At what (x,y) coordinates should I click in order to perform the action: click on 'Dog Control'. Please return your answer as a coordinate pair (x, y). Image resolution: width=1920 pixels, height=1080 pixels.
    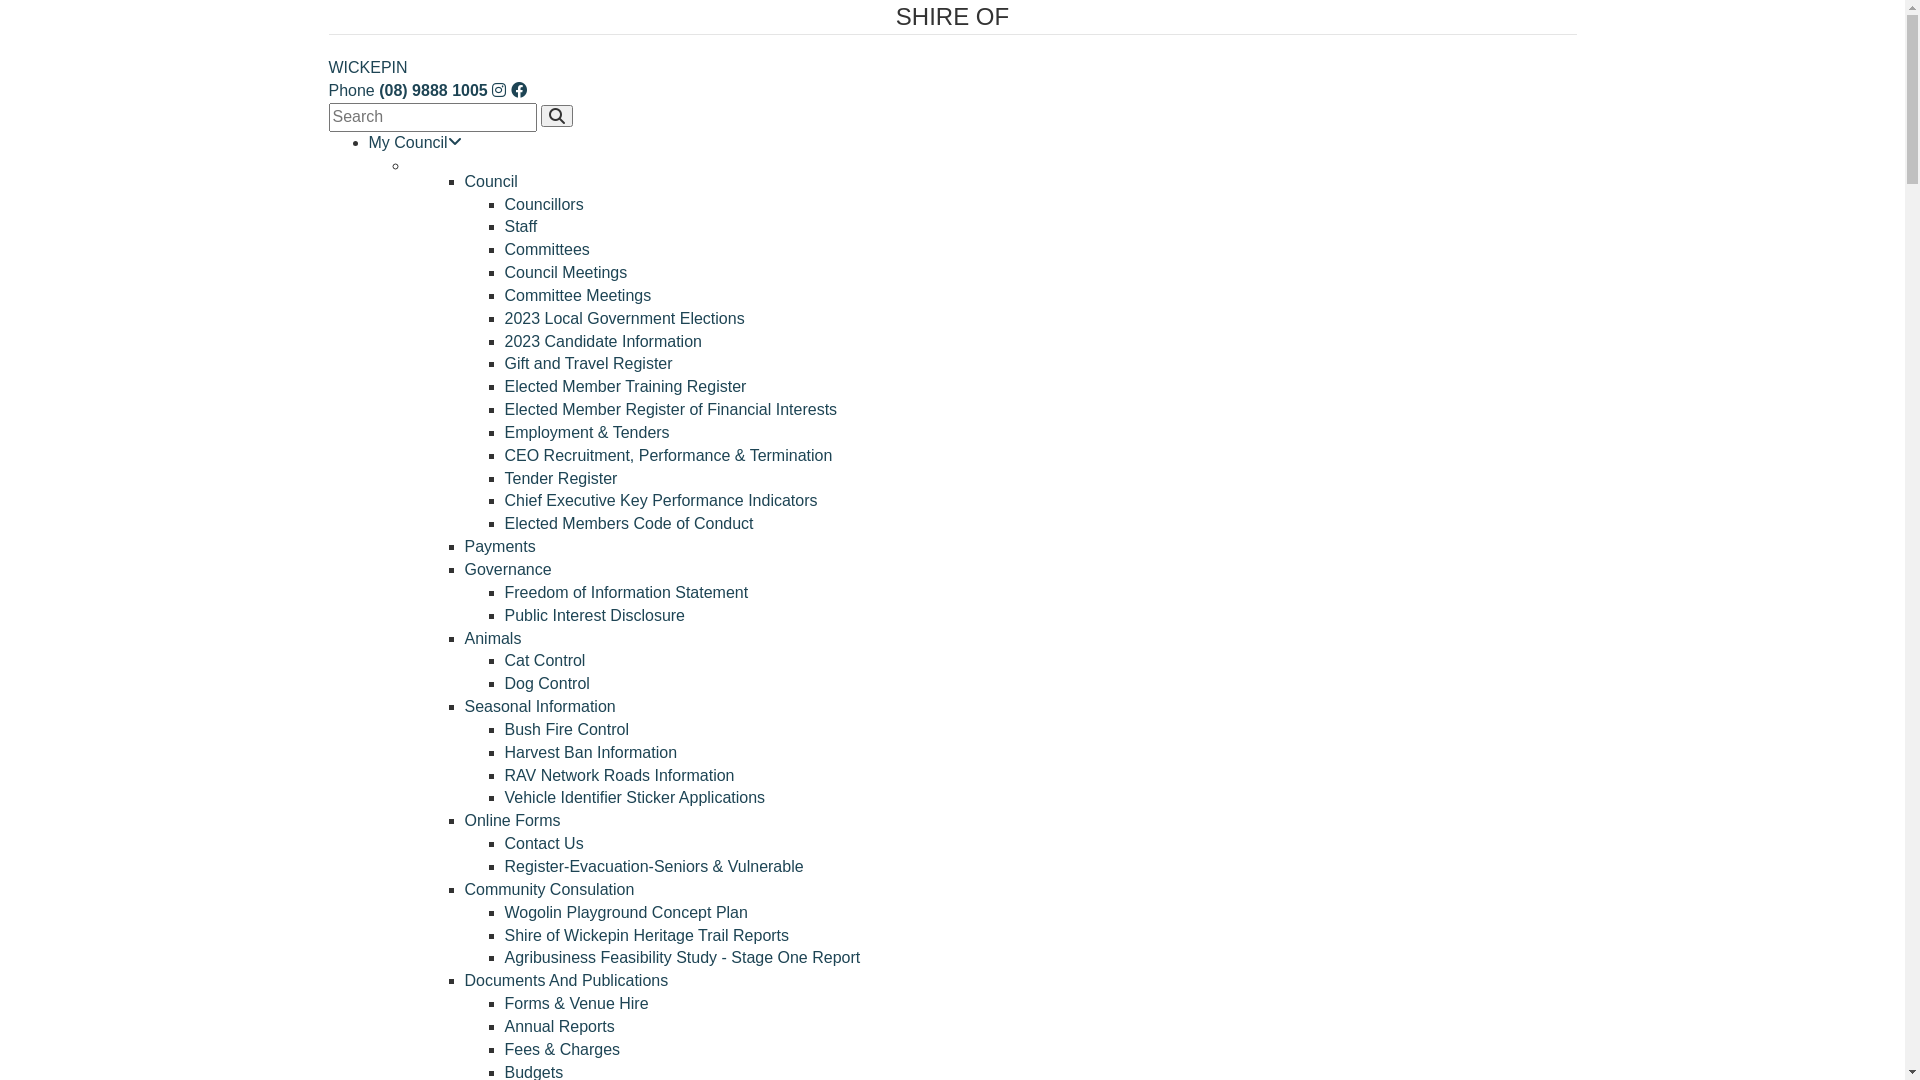
    Looking at the image, I should click on (546, 682).